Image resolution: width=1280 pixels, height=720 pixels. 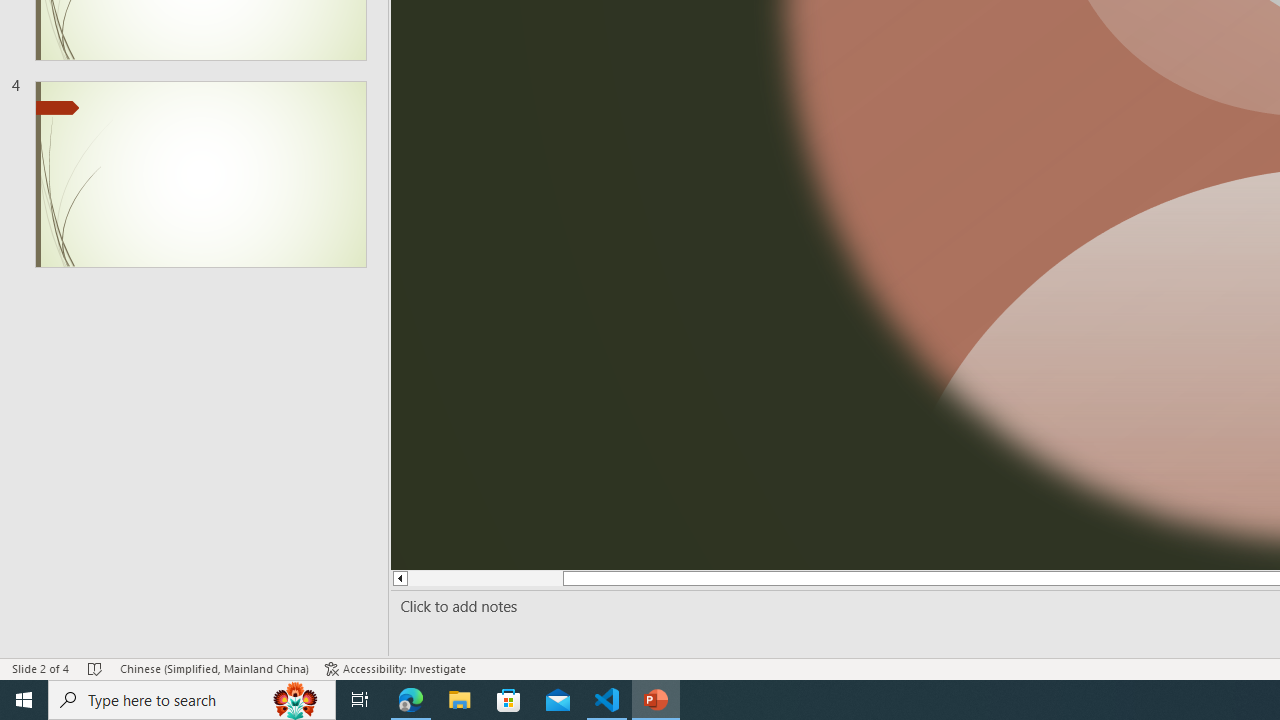 What do you see at coordinates (395, 669) in the screenshot?
I see `'Accessibility Checker Accessibility: Investigate'` at bounding box center [395, 669].